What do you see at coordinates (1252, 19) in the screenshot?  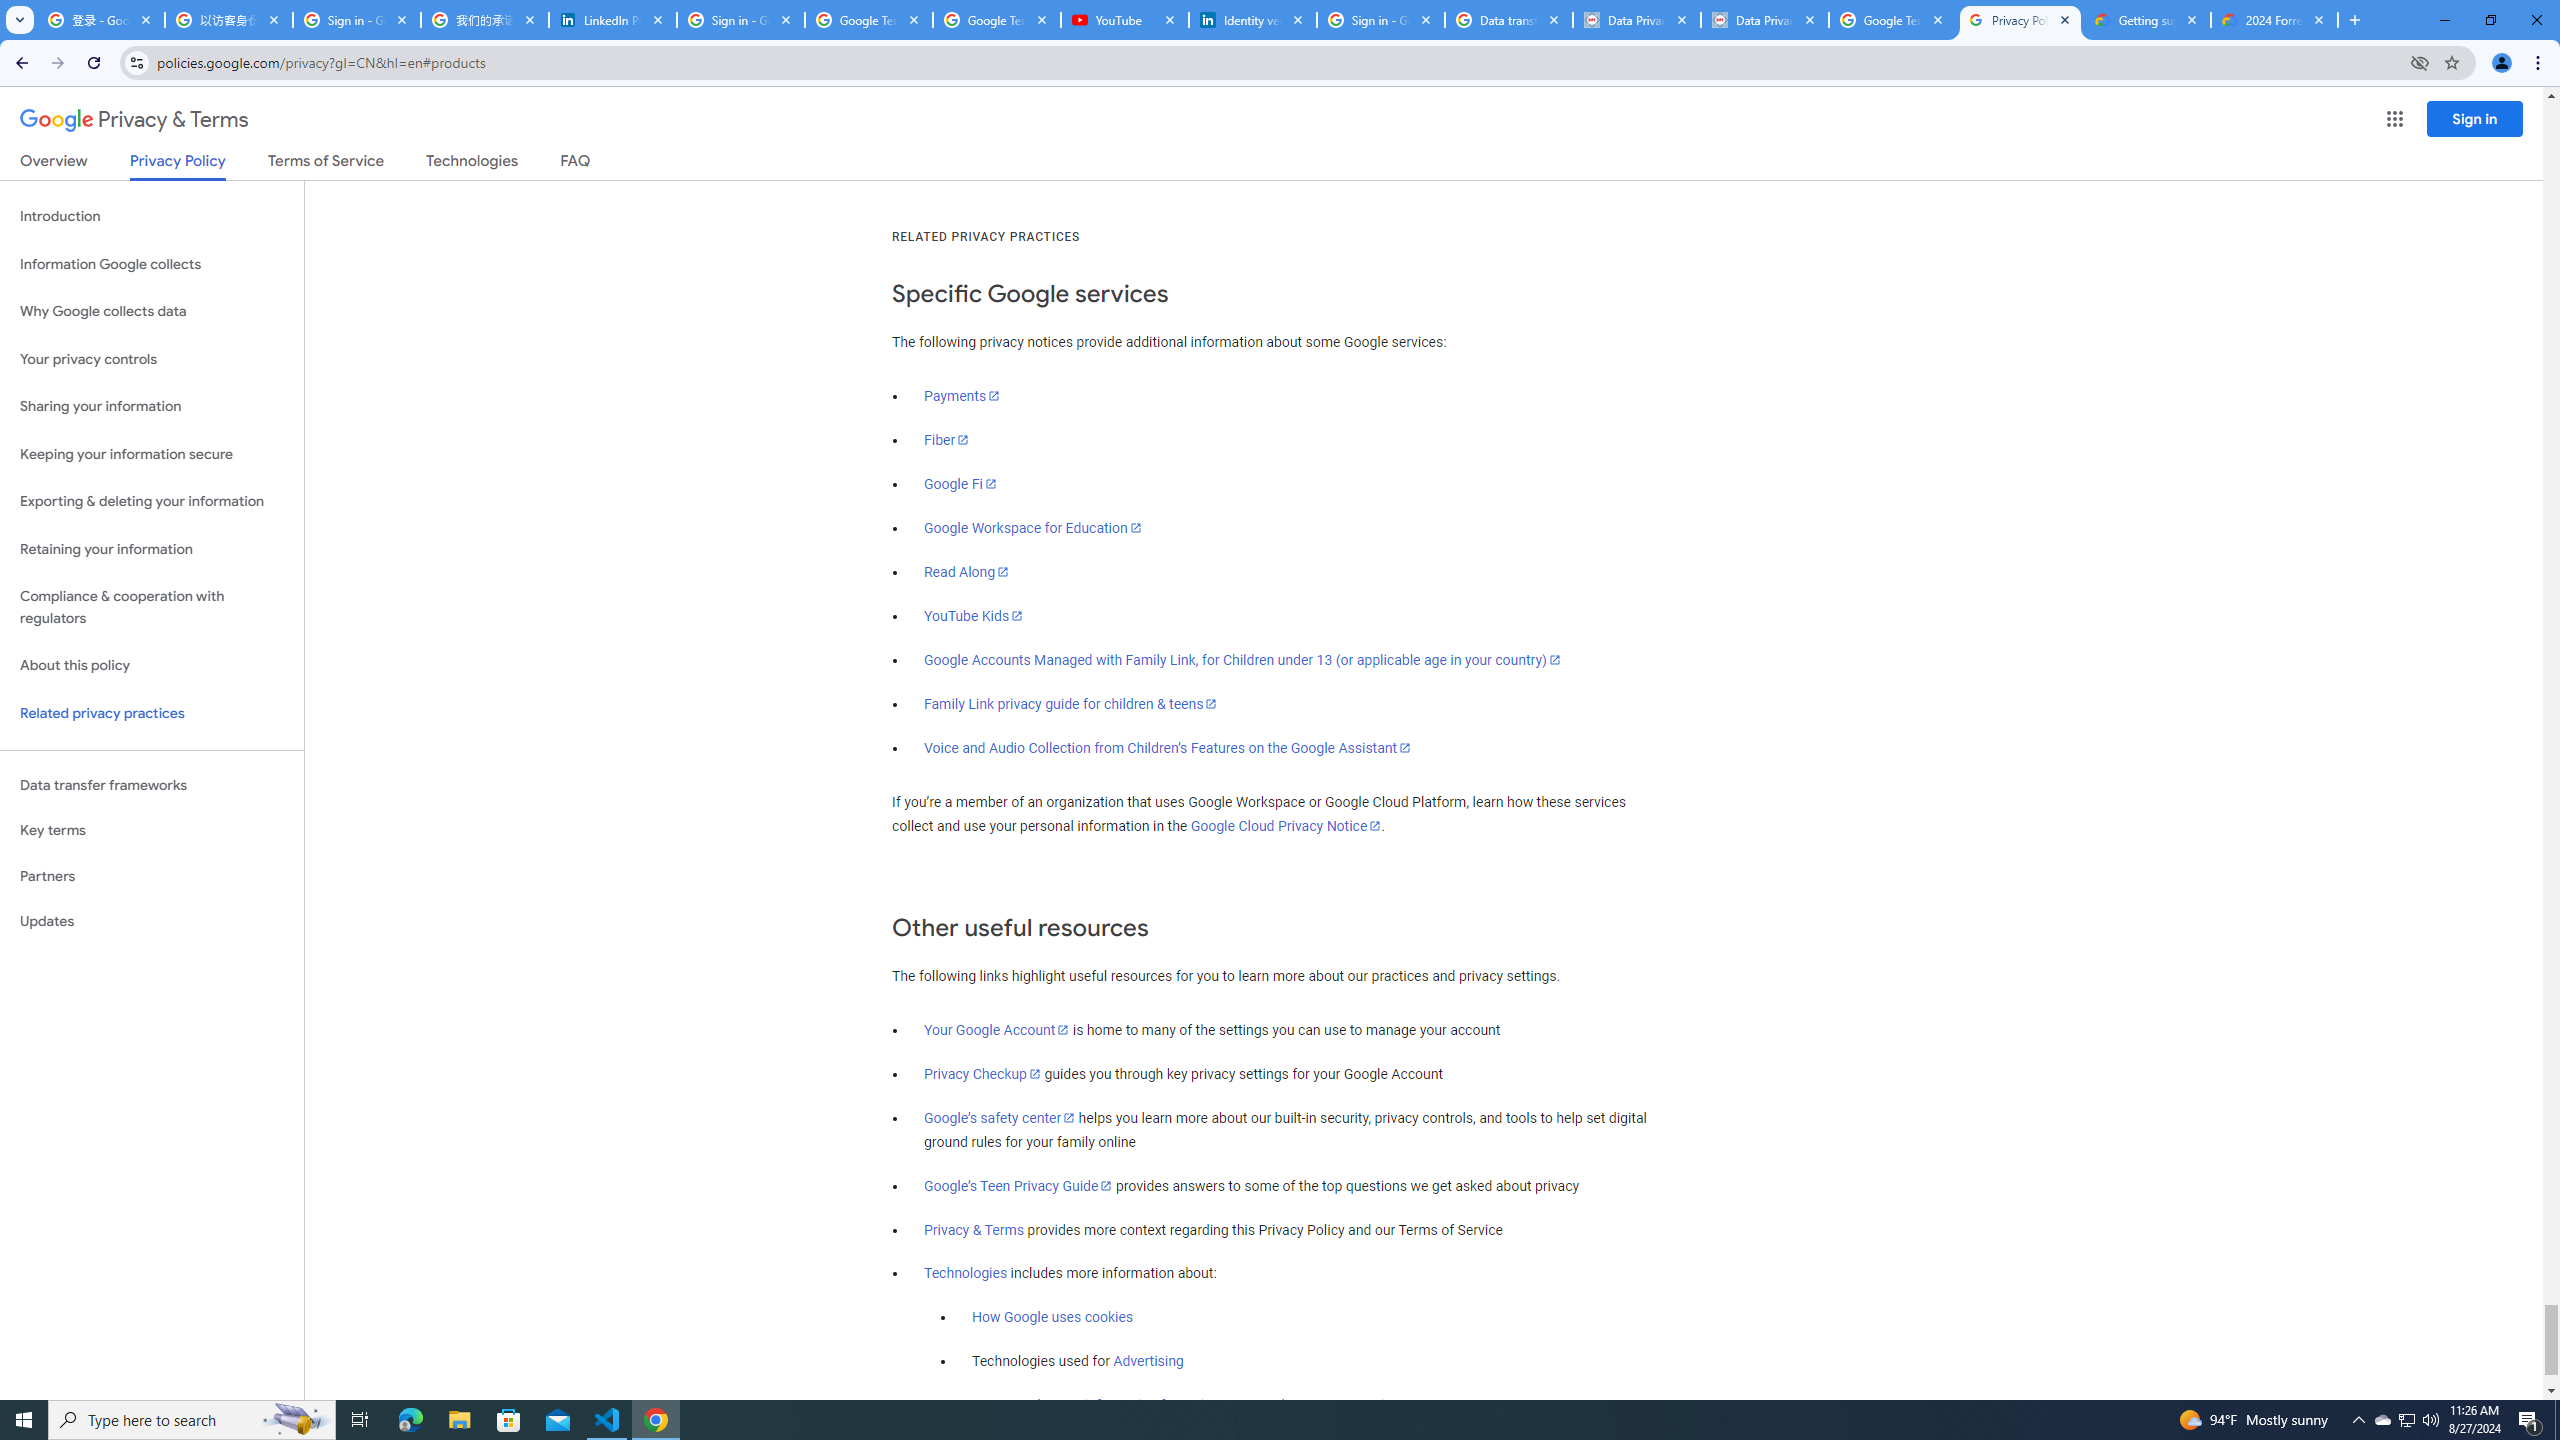 I see `'Identity verification via Persona | LinkedIn Help'` at bounding box center [1252, 19].